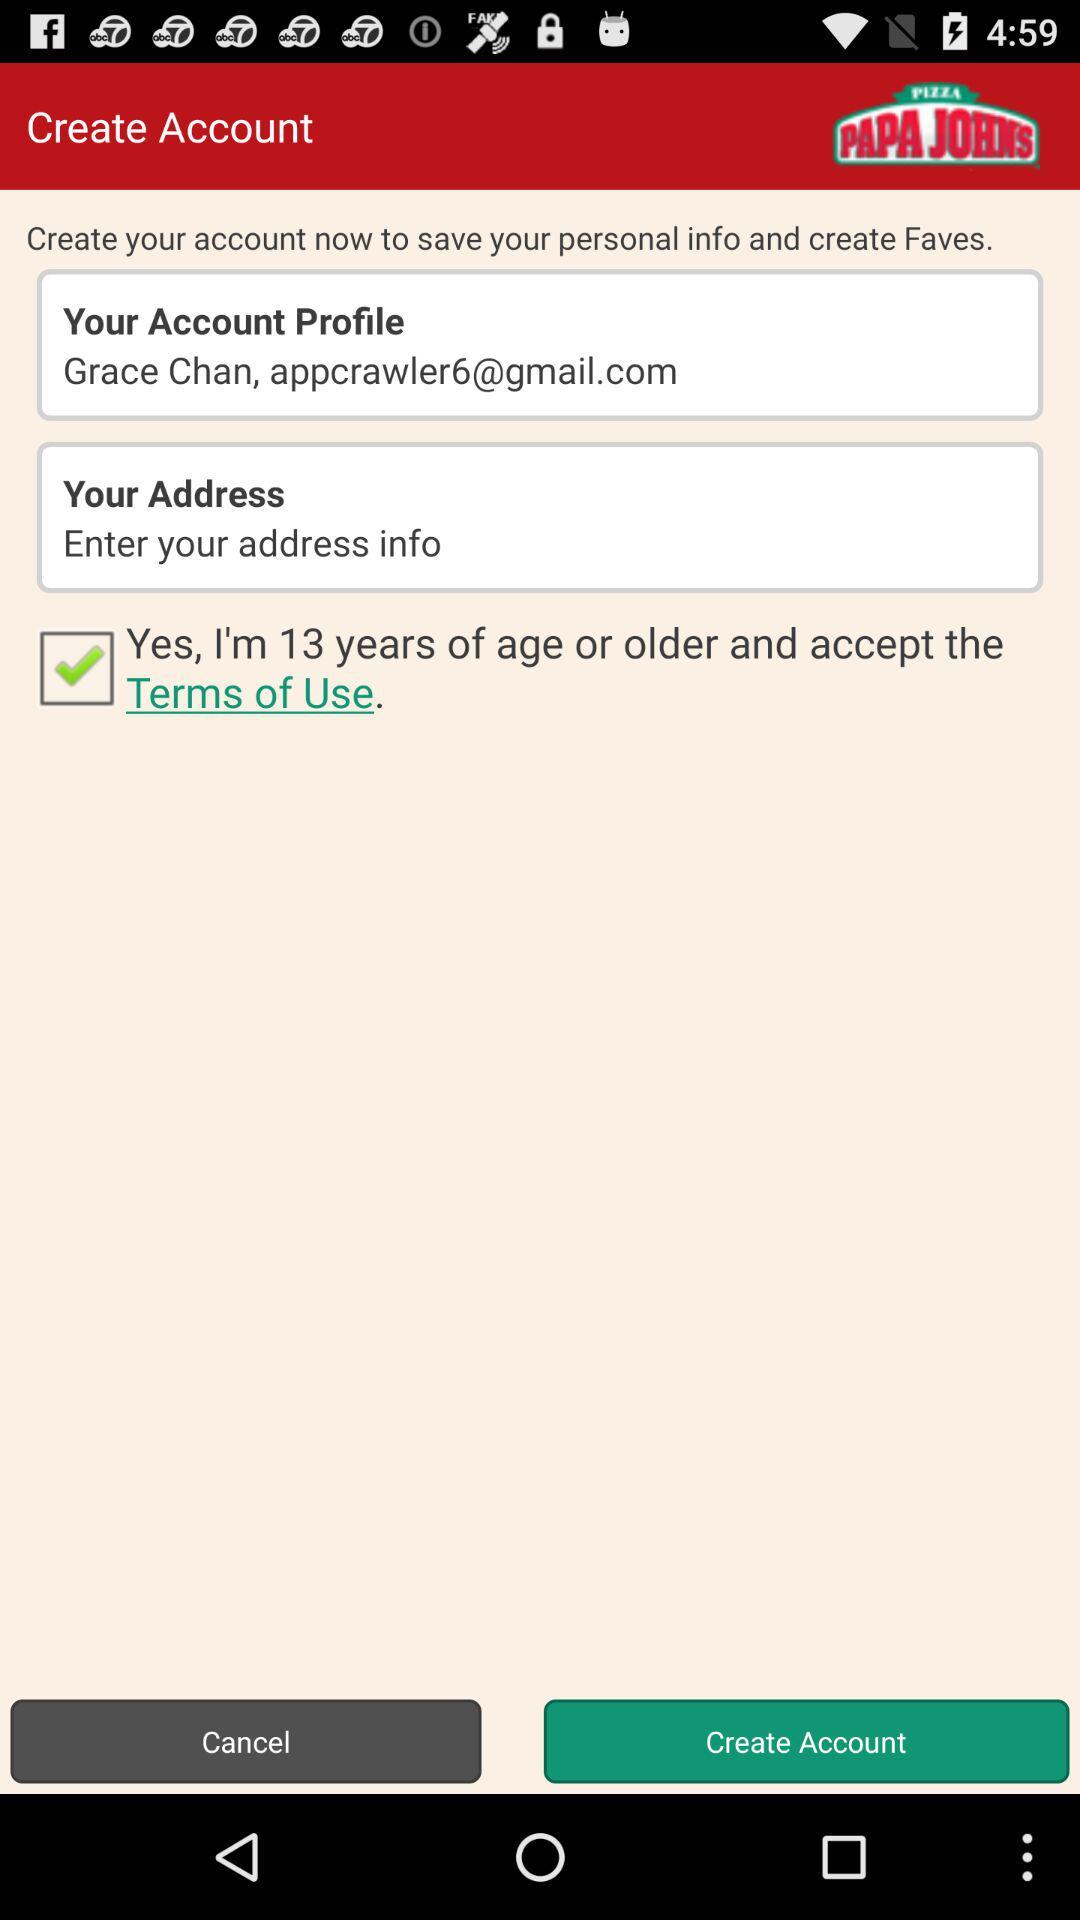 Image resolution: width=1080 pixels, height=1920 pixels. I want to click on icon on the left, so click(75, 666).